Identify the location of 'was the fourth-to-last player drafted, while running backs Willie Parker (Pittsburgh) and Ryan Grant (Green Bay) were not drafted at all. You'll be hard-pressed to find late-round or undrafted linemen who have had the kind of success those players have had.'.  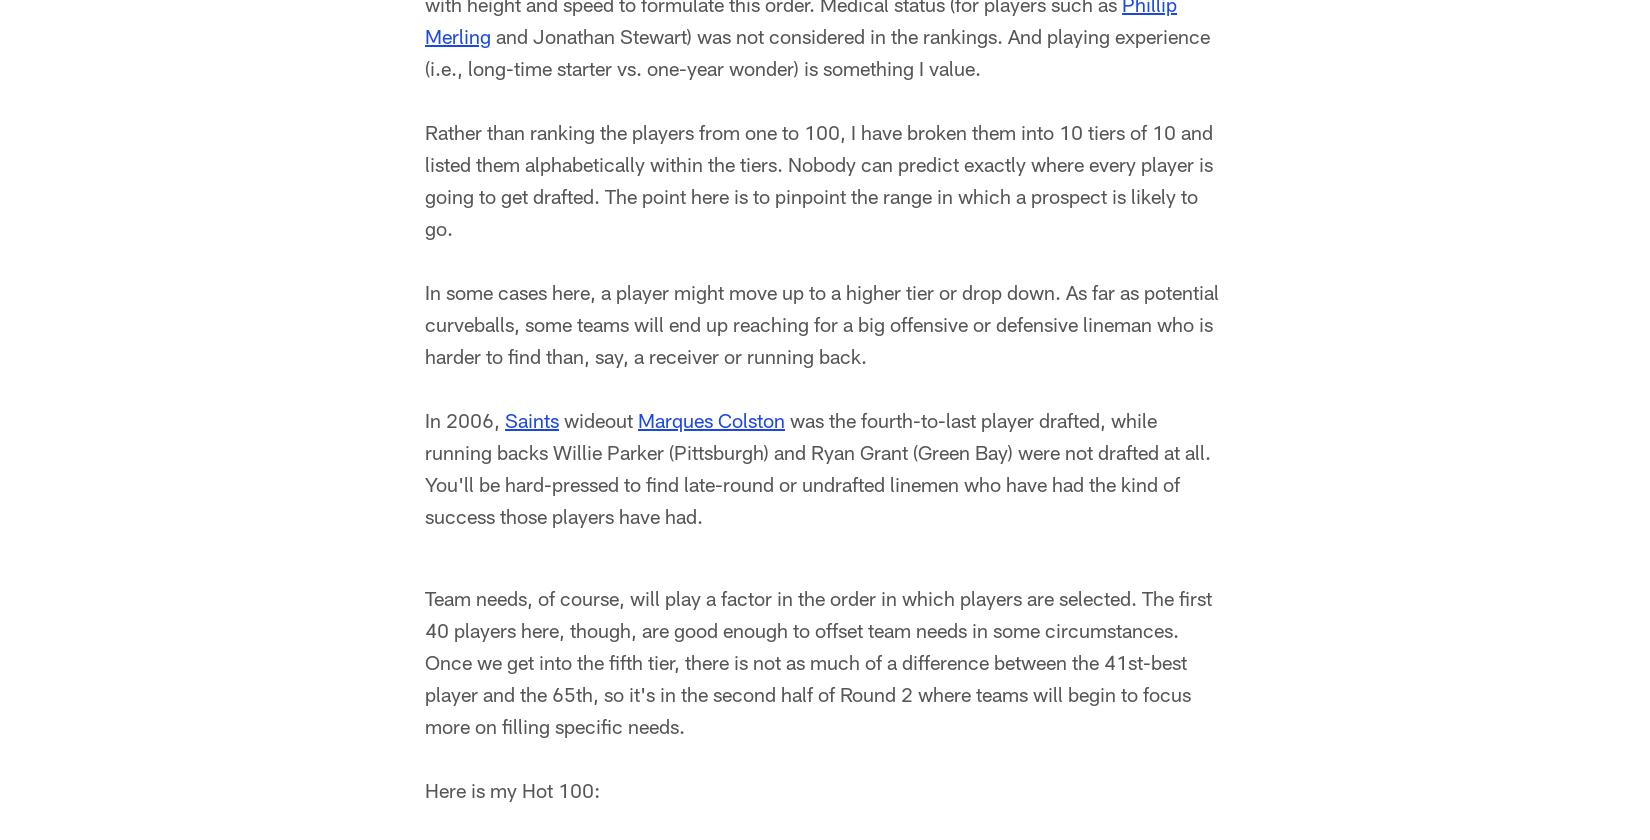
(424, 471).